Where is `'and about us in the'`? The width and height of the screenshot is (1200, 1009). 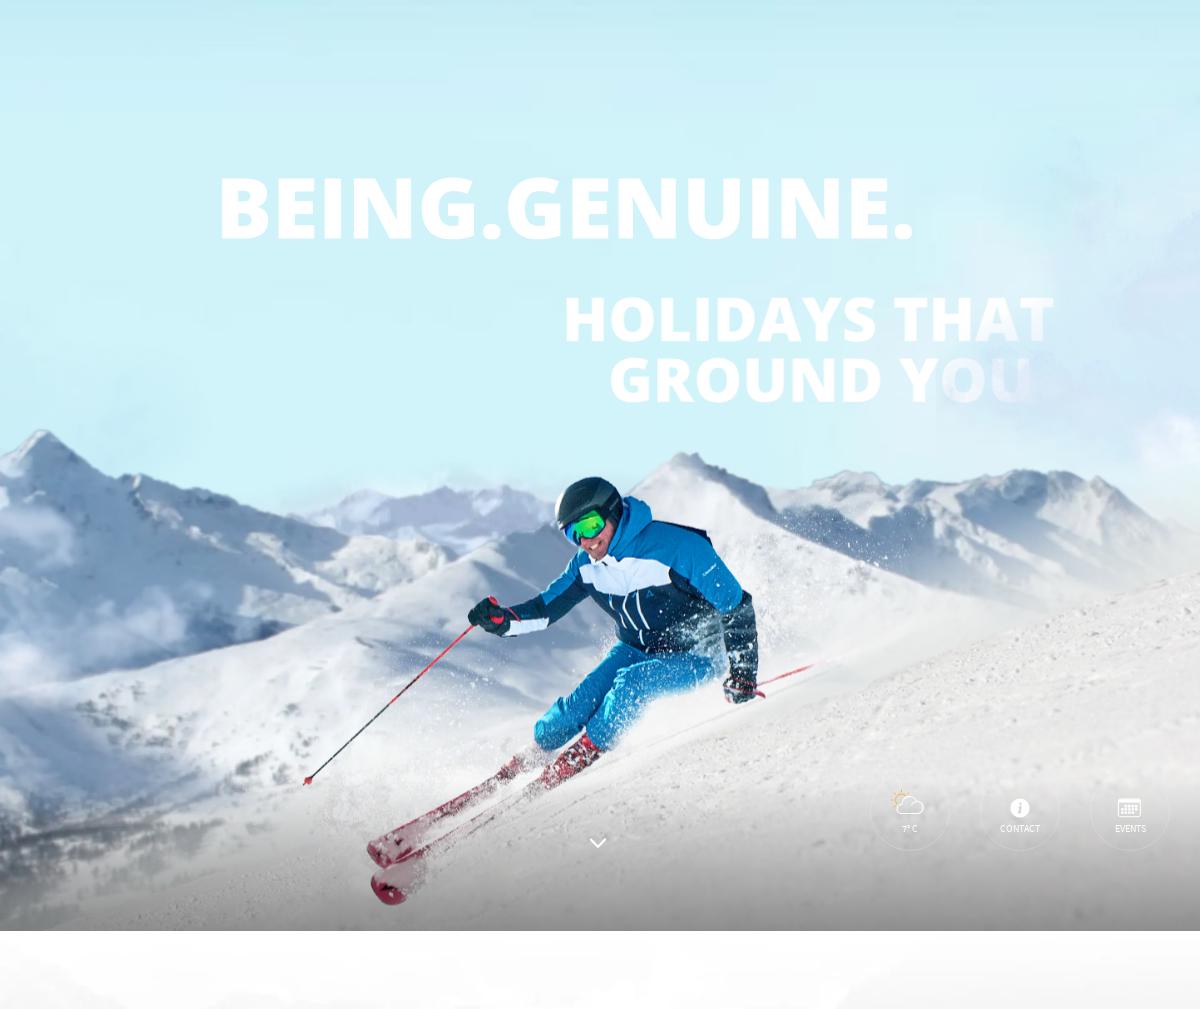 'and about us in the' is located at coordinates (325, 785).